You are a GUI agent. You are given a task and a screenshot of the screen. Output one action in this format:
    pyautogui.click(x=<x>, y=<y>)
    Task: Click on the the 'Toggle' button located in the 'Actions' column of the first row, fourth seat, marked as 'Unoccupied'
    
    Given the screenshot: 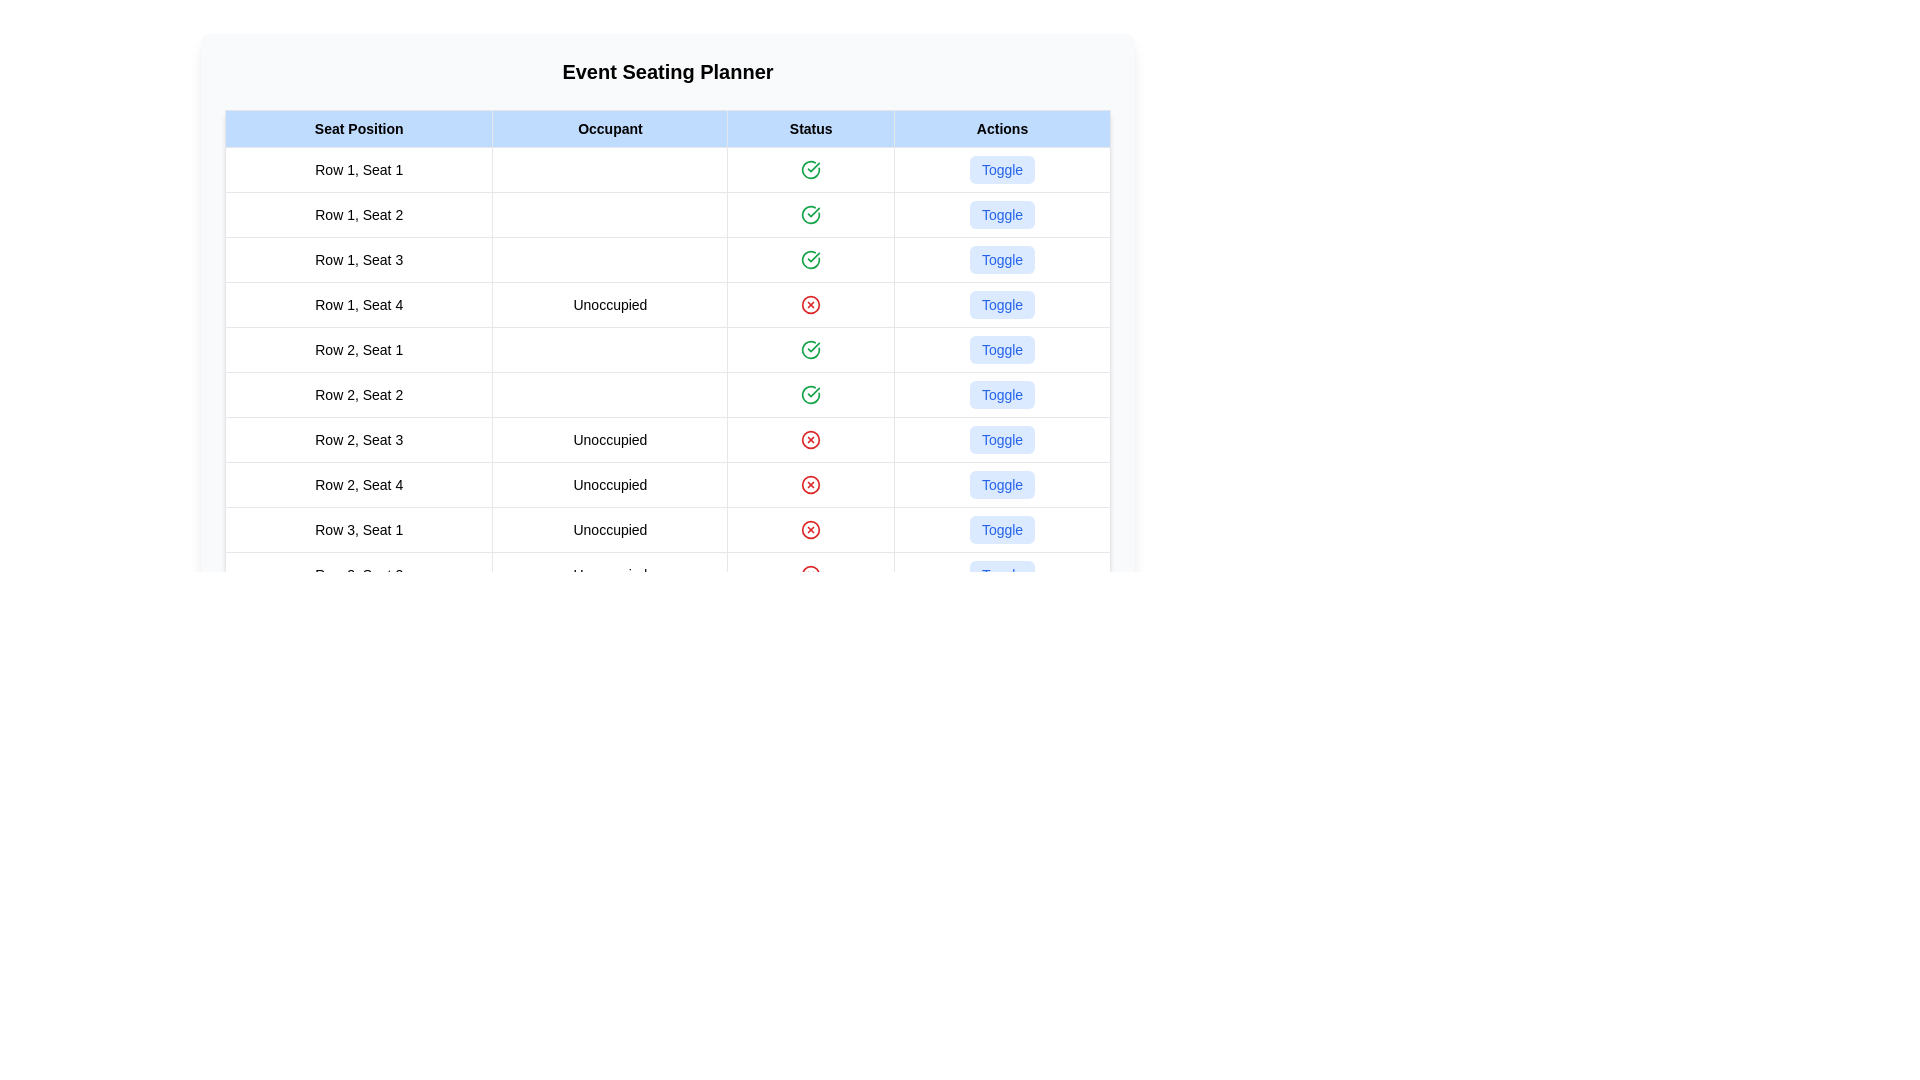 What is the action you would take?
    pyautogui.click(x=1002, y=304)
    